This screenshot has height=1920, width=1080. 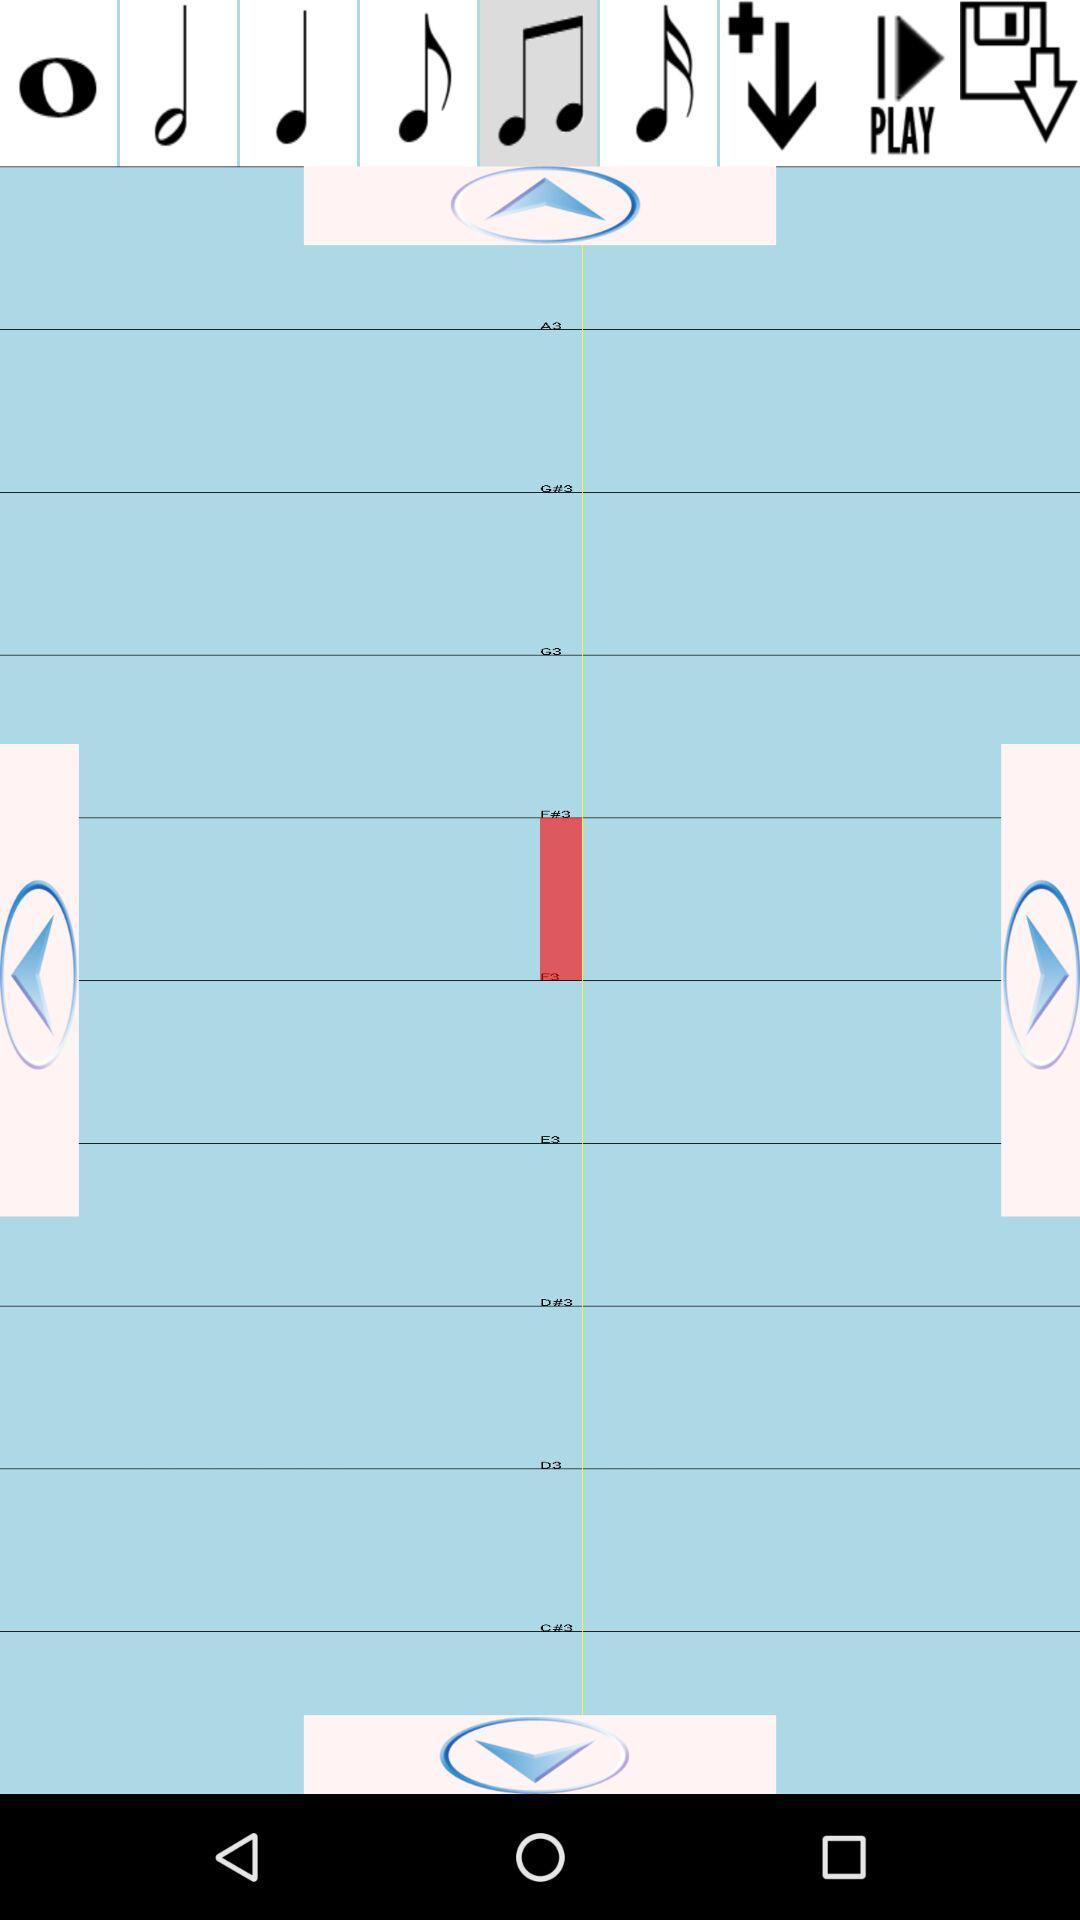 I want to click on change the tune, so click(x=658, y=82).